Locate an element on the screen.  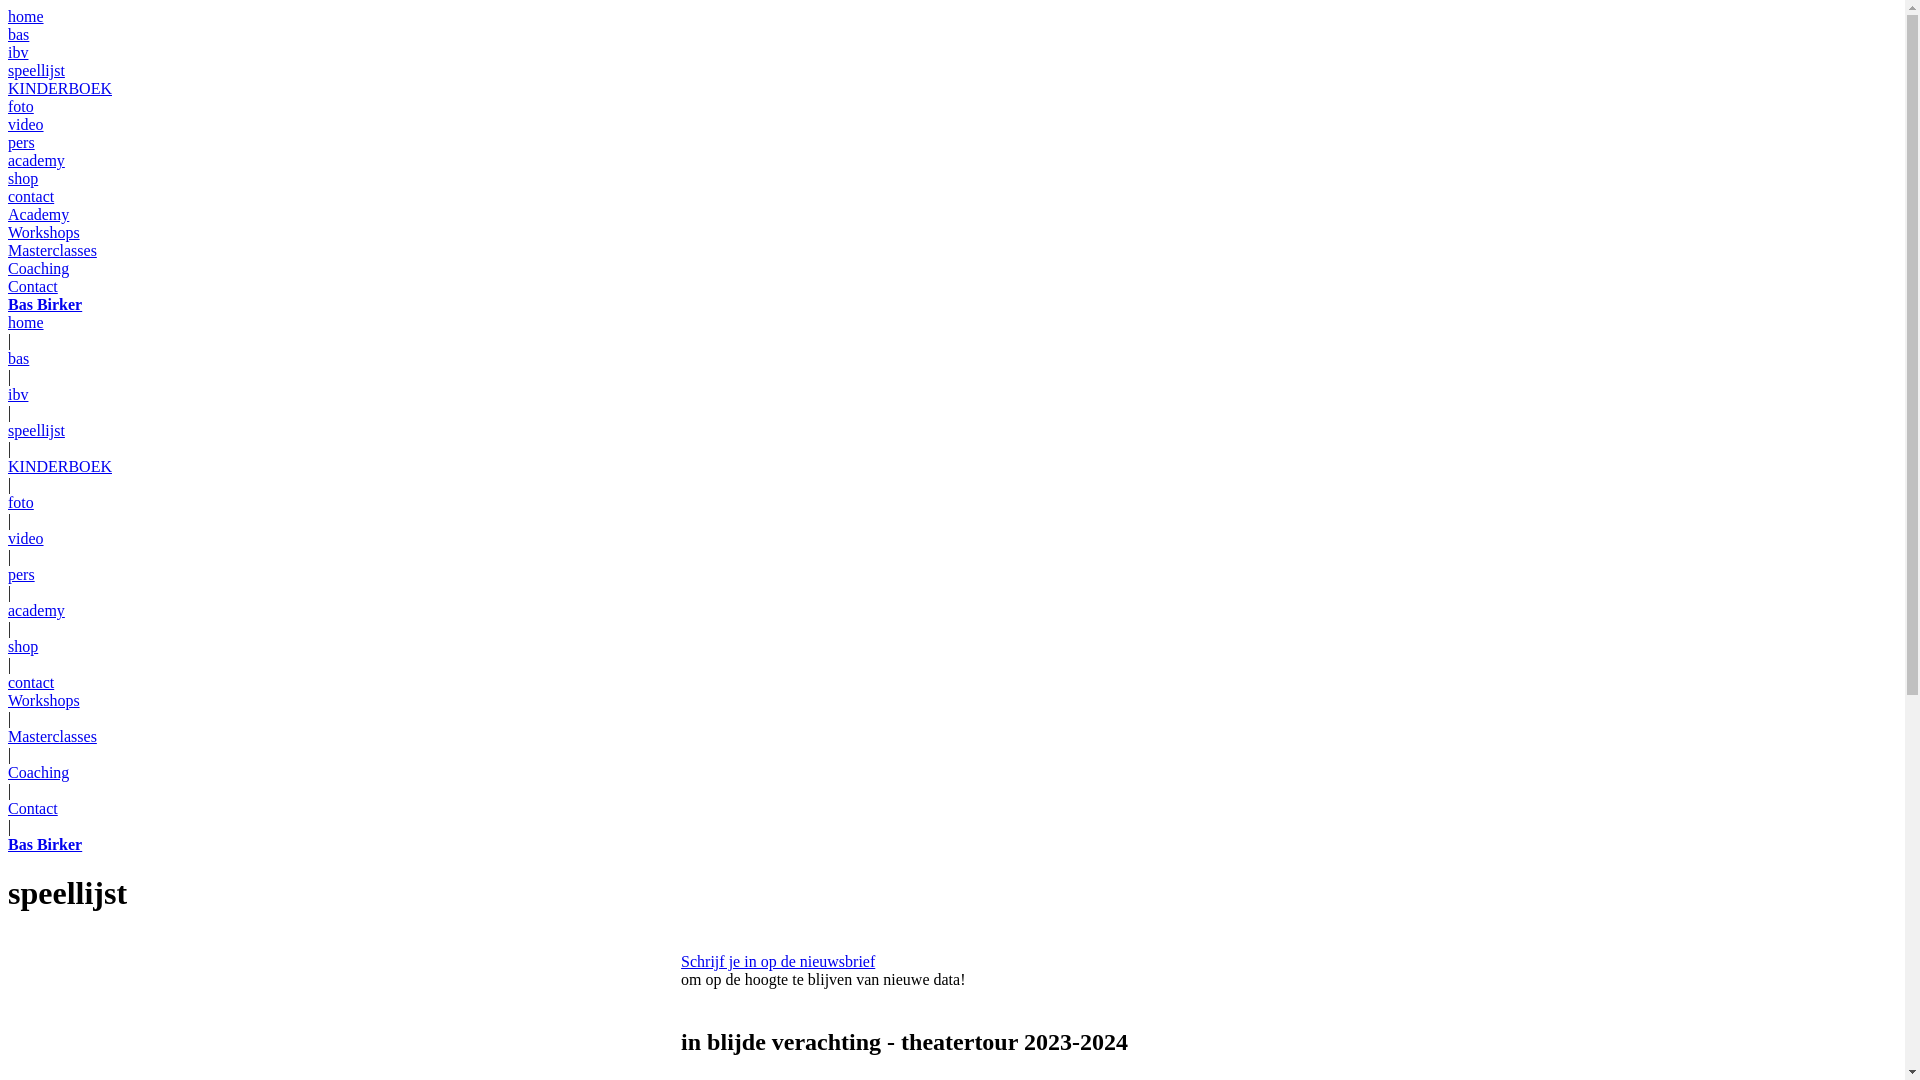
'speellijst' is located at coordinates (36, 69).